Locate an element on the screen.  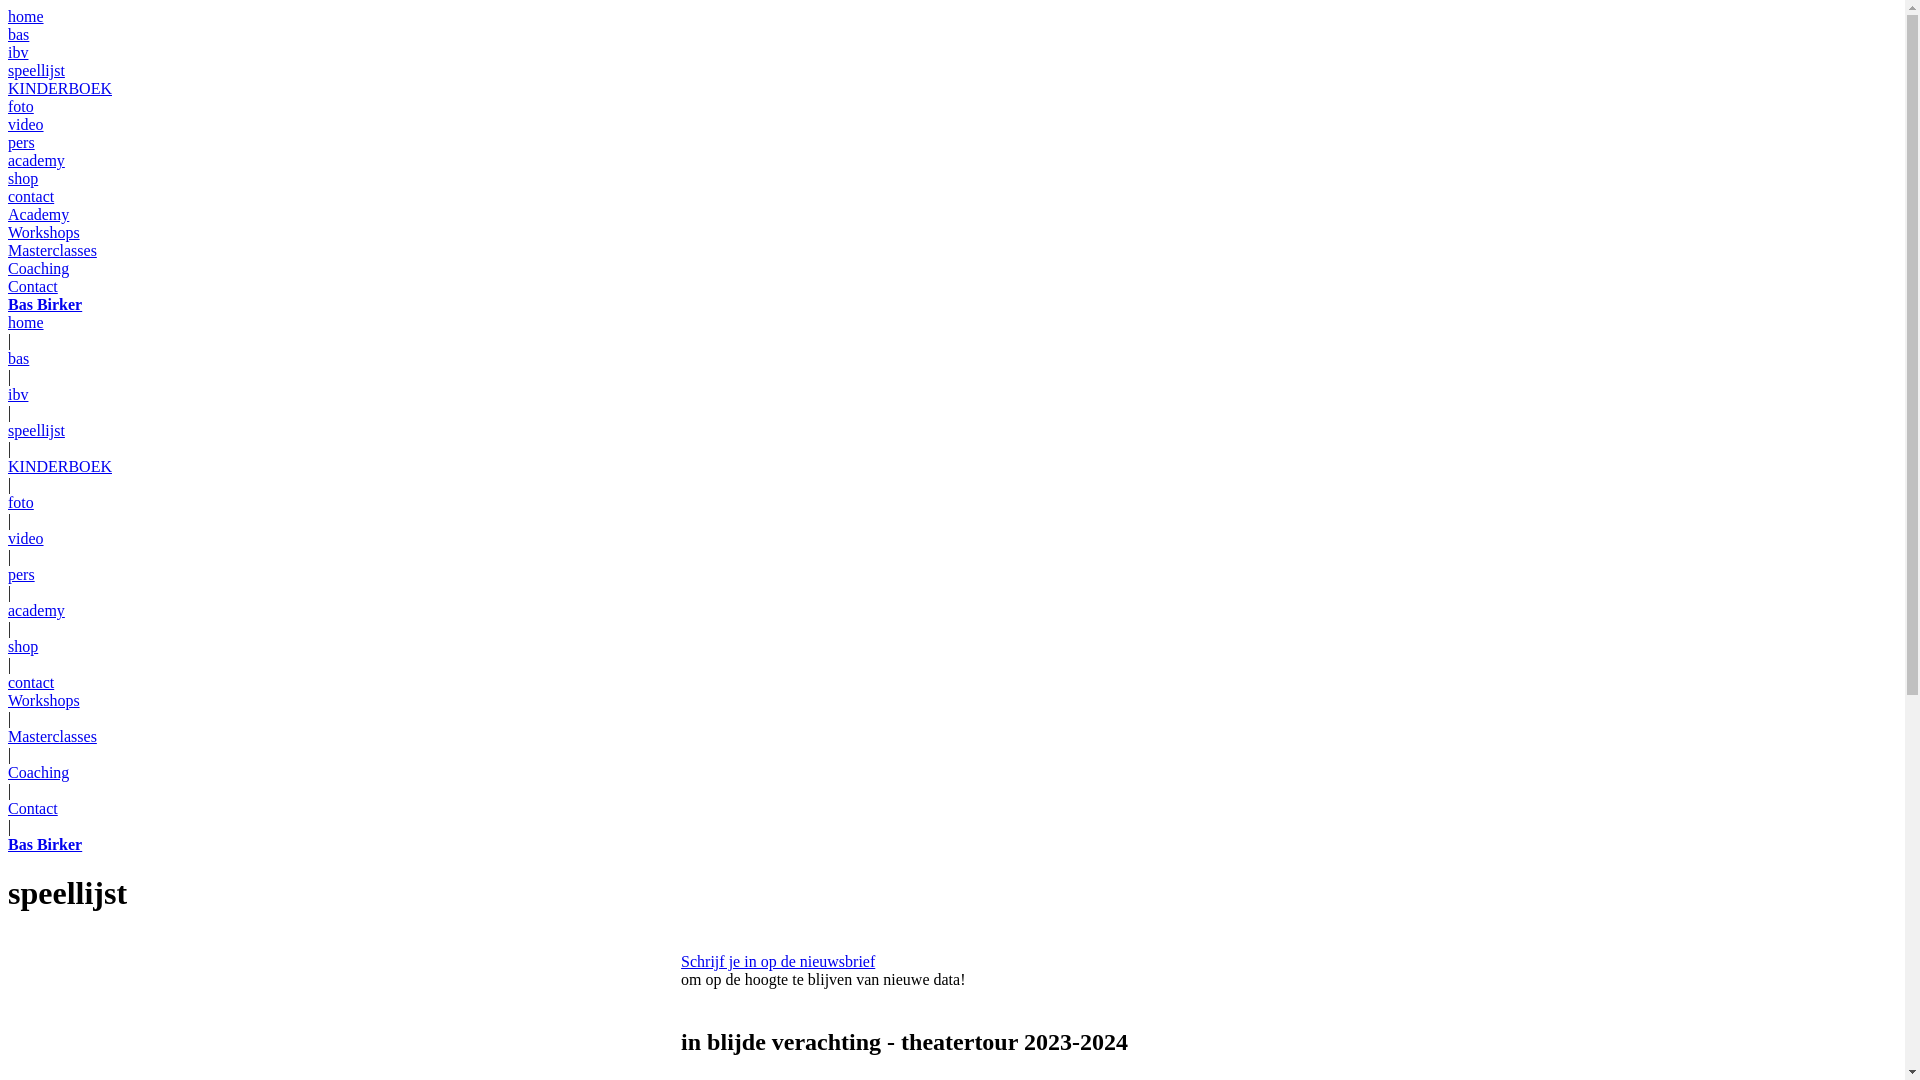
'speellijst' is located at coordinates (36, 69).